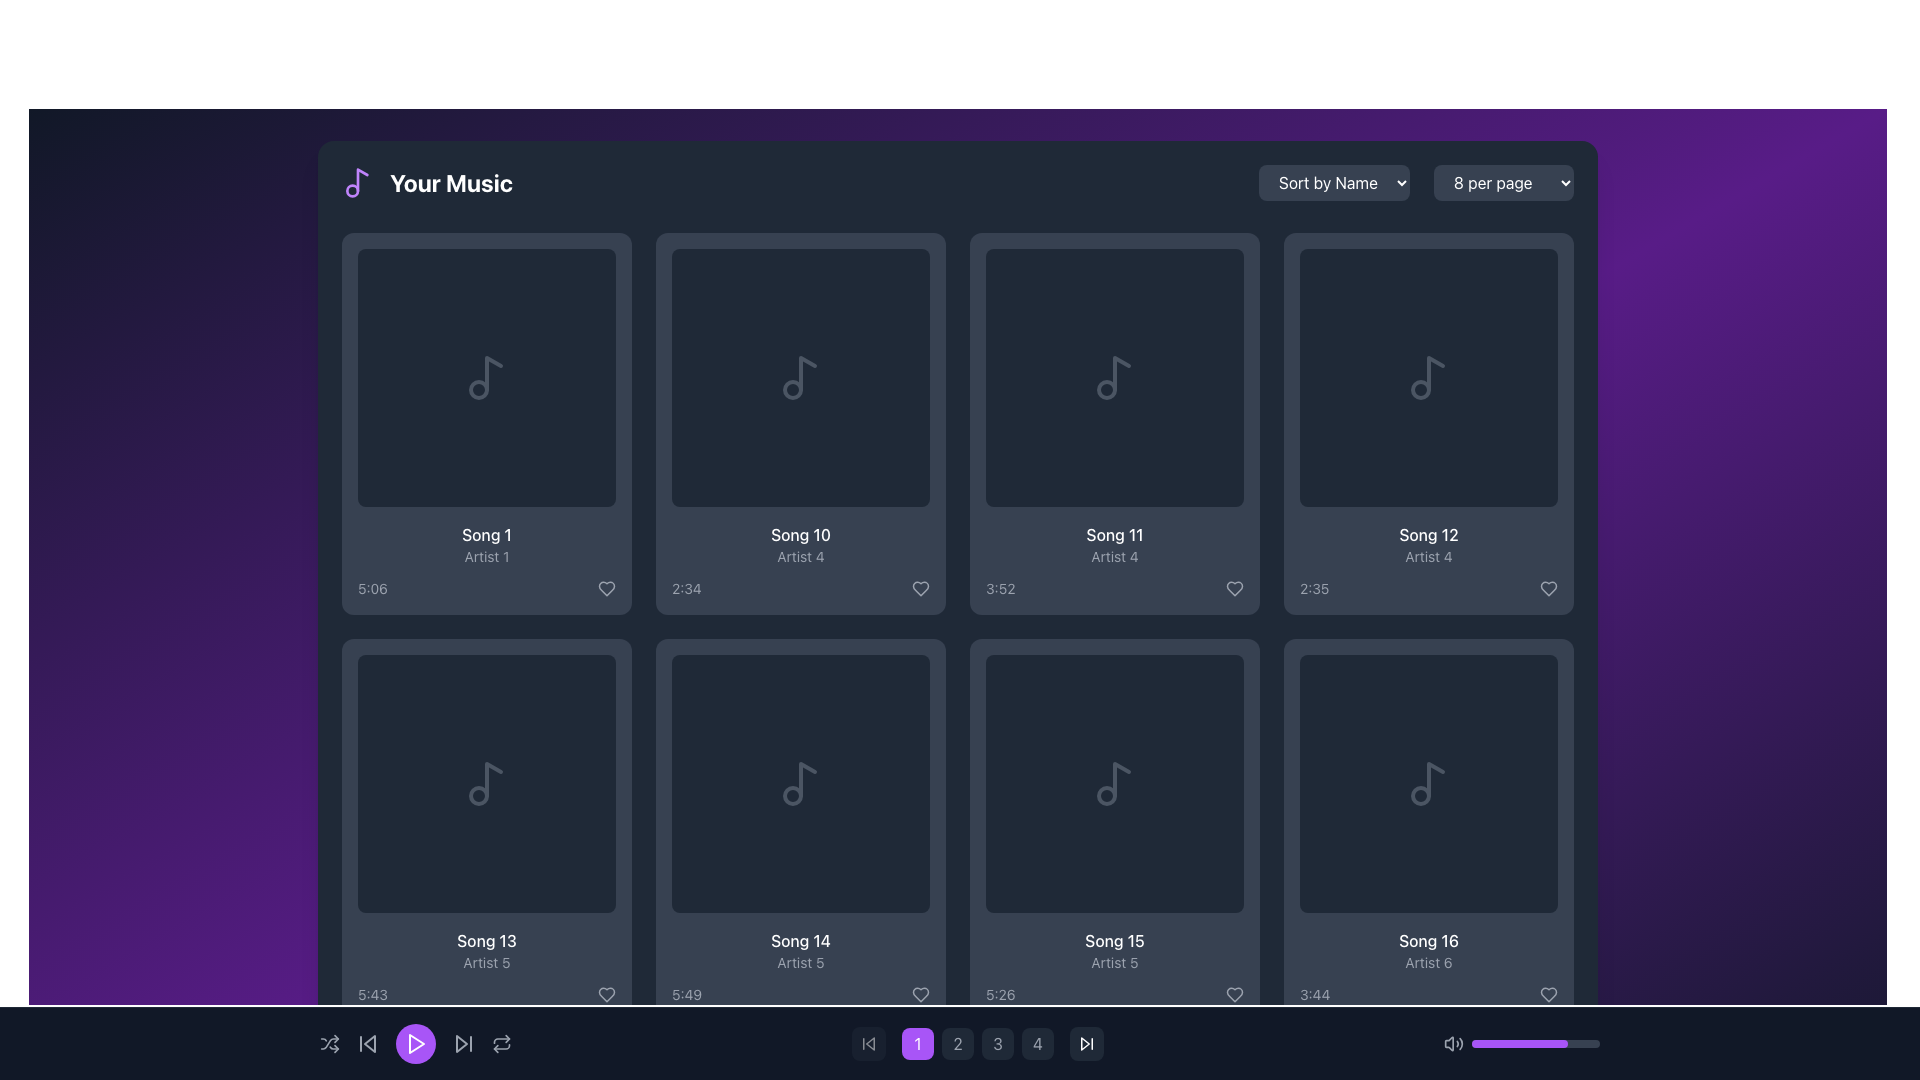 The width and height of the screenshot is (1920, 1080). What do you see at coordinates (605, 588) in the screenshot?
I see `the heart icon button to mark 'Song 1' as a favorite, located to the right of the '5:06' duration text in the first row of the grid layout` at bounding box center [605, 588].